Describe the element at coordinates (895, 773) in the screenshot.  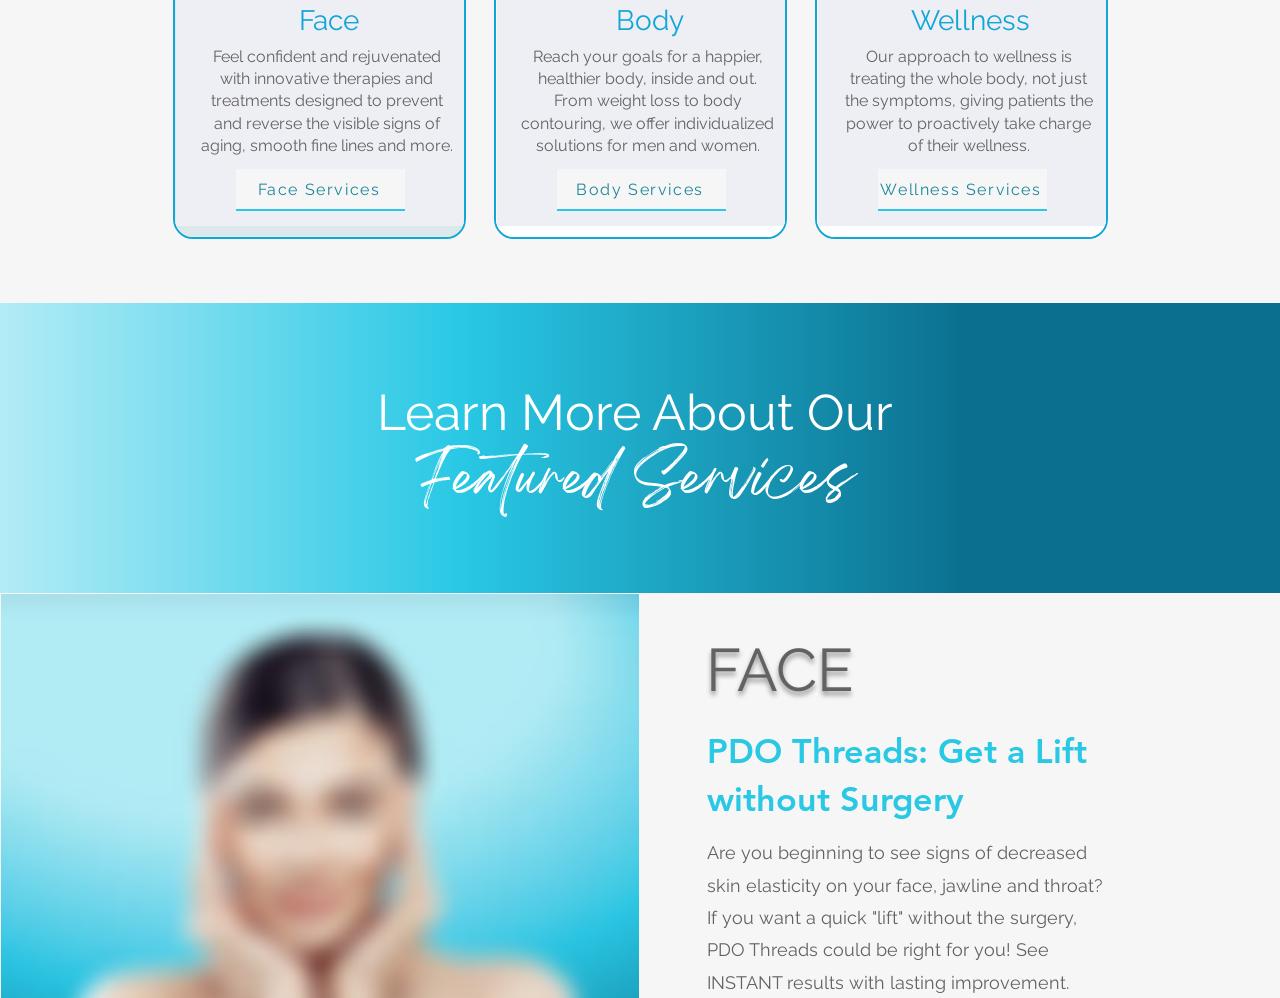
I see `'PDO Threads: Get a Lift without Surgery'` at that location.